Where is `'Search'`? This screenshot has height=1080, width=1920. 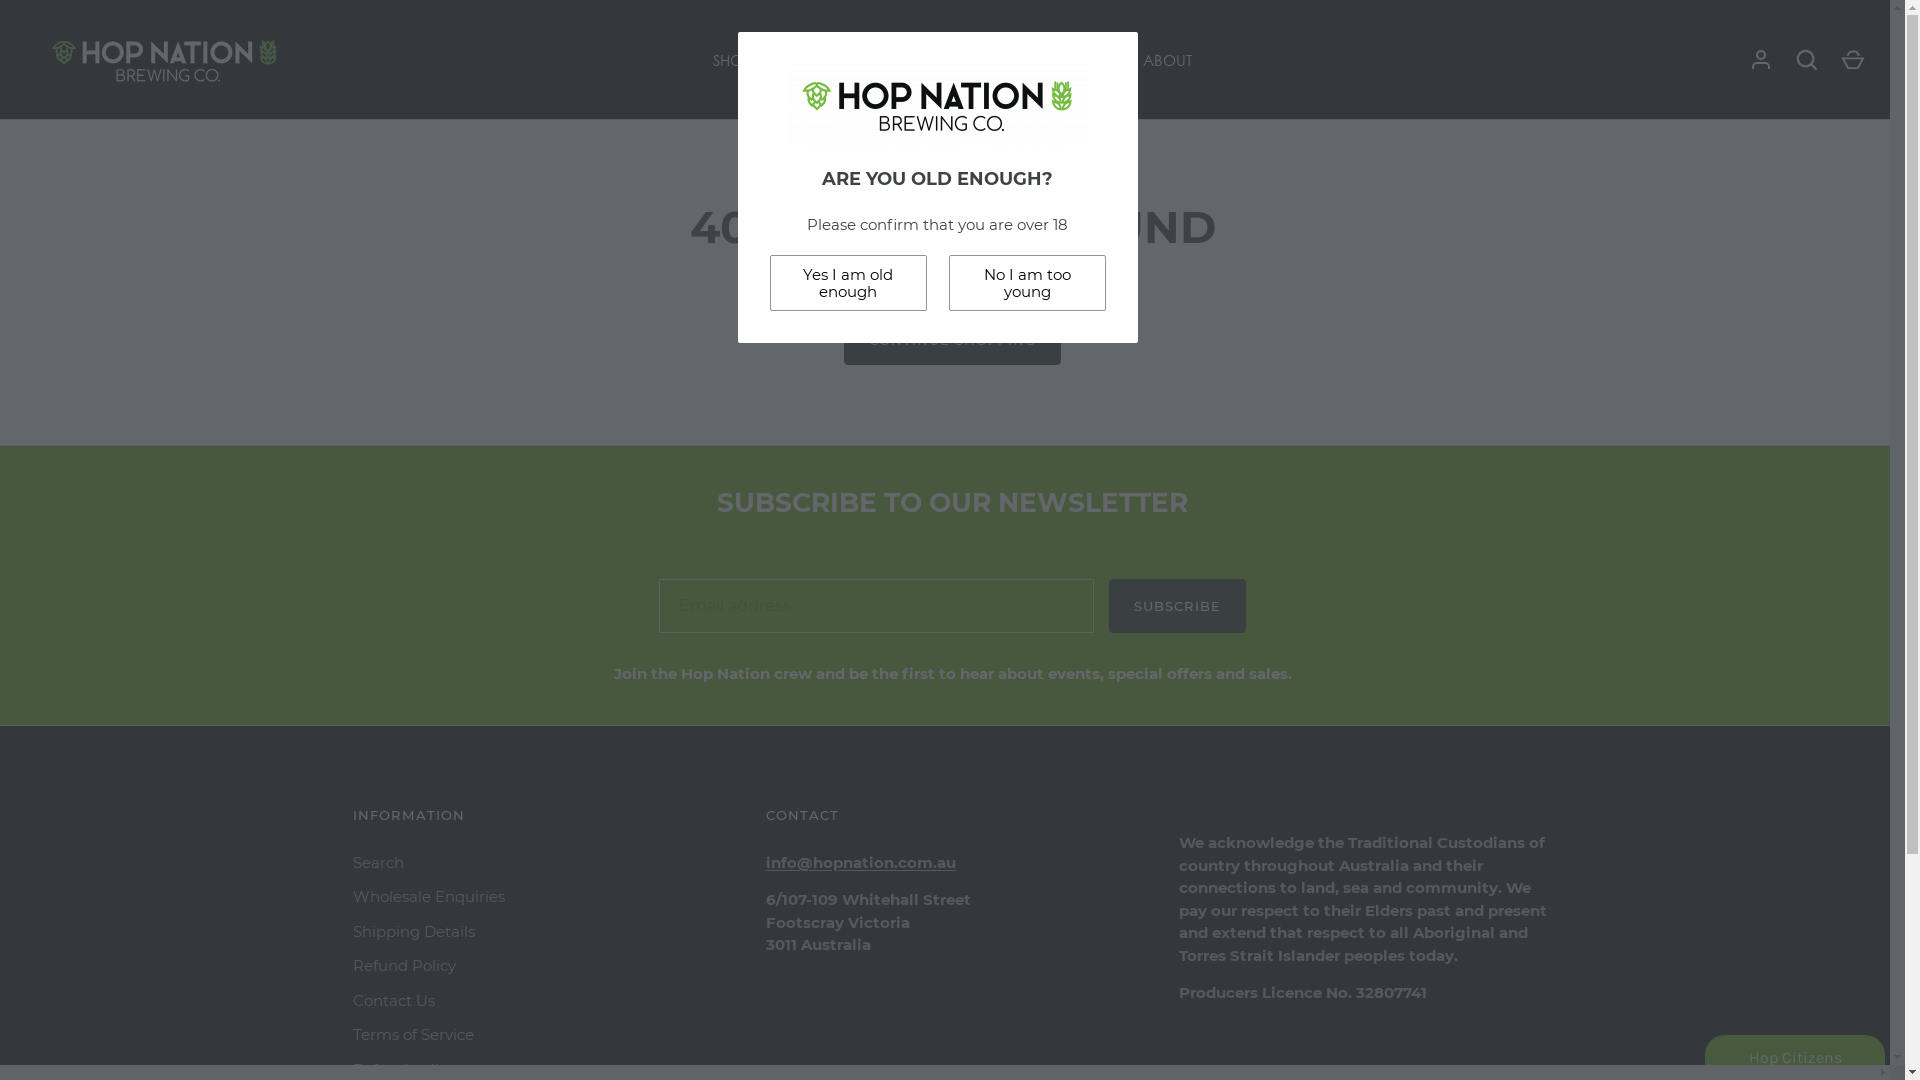
'Search' is located at coordinates (351, 861).